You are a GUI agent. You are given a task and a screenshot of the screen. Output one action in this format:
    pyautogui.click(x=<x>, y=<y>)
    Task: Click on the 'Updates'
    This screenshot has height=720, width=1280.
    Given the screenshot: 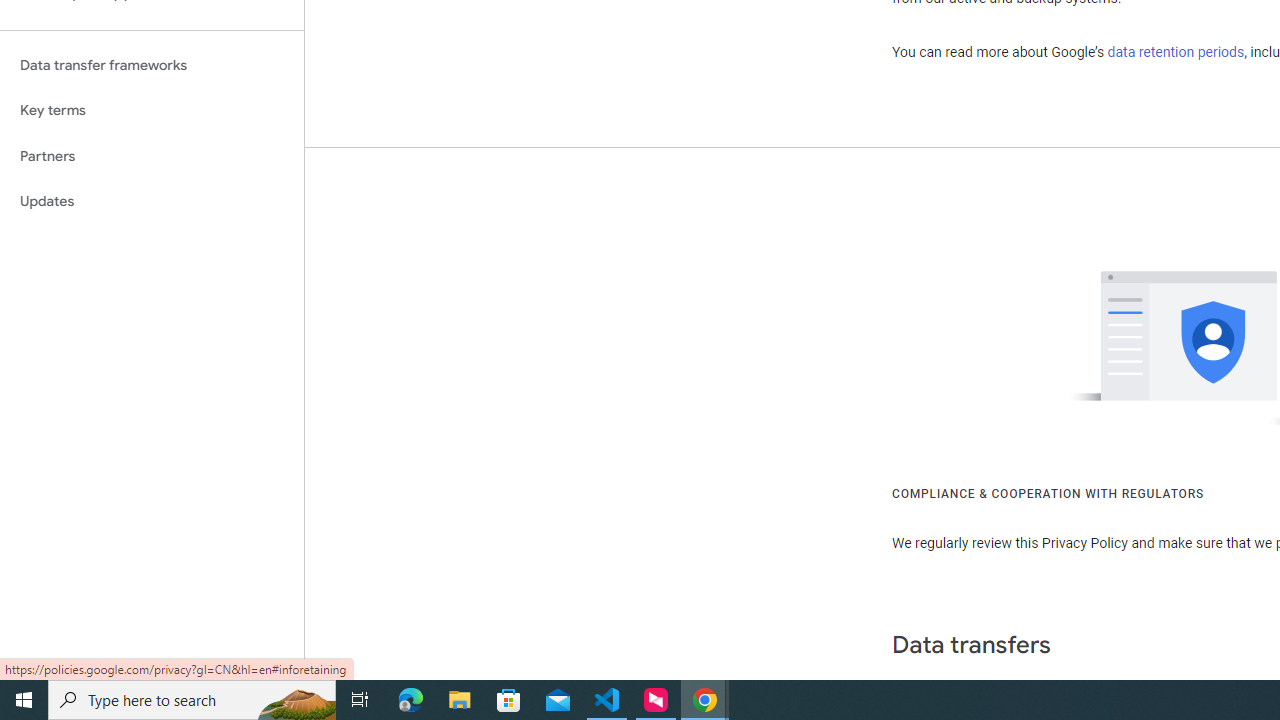 What is the action you would take?
    pyautogui.click(x=151, y=201)
    